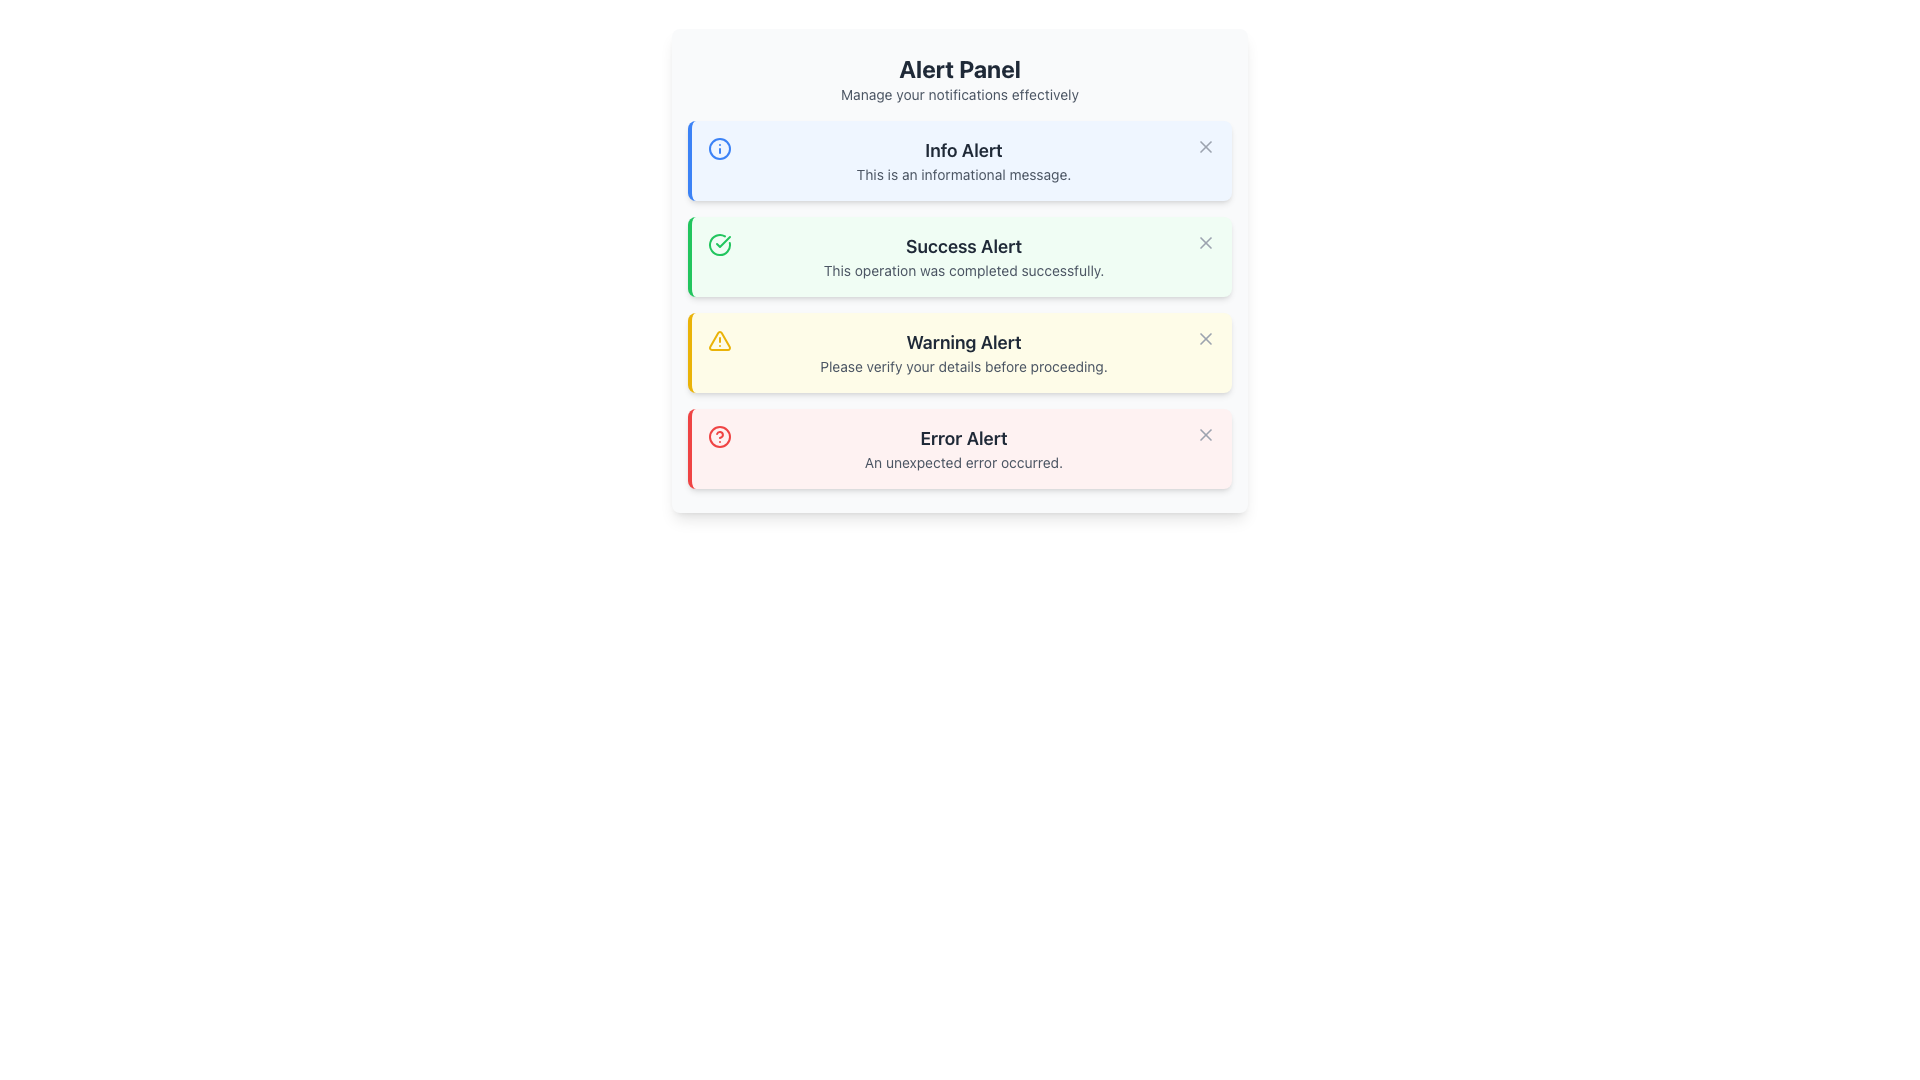  Describe the element at coordinates (720, 244) in the screenshot. I see `the circular icon with a checkmark inside, which has a green outline and is located within the 'Success Alert' notification box on the left side` at that location.